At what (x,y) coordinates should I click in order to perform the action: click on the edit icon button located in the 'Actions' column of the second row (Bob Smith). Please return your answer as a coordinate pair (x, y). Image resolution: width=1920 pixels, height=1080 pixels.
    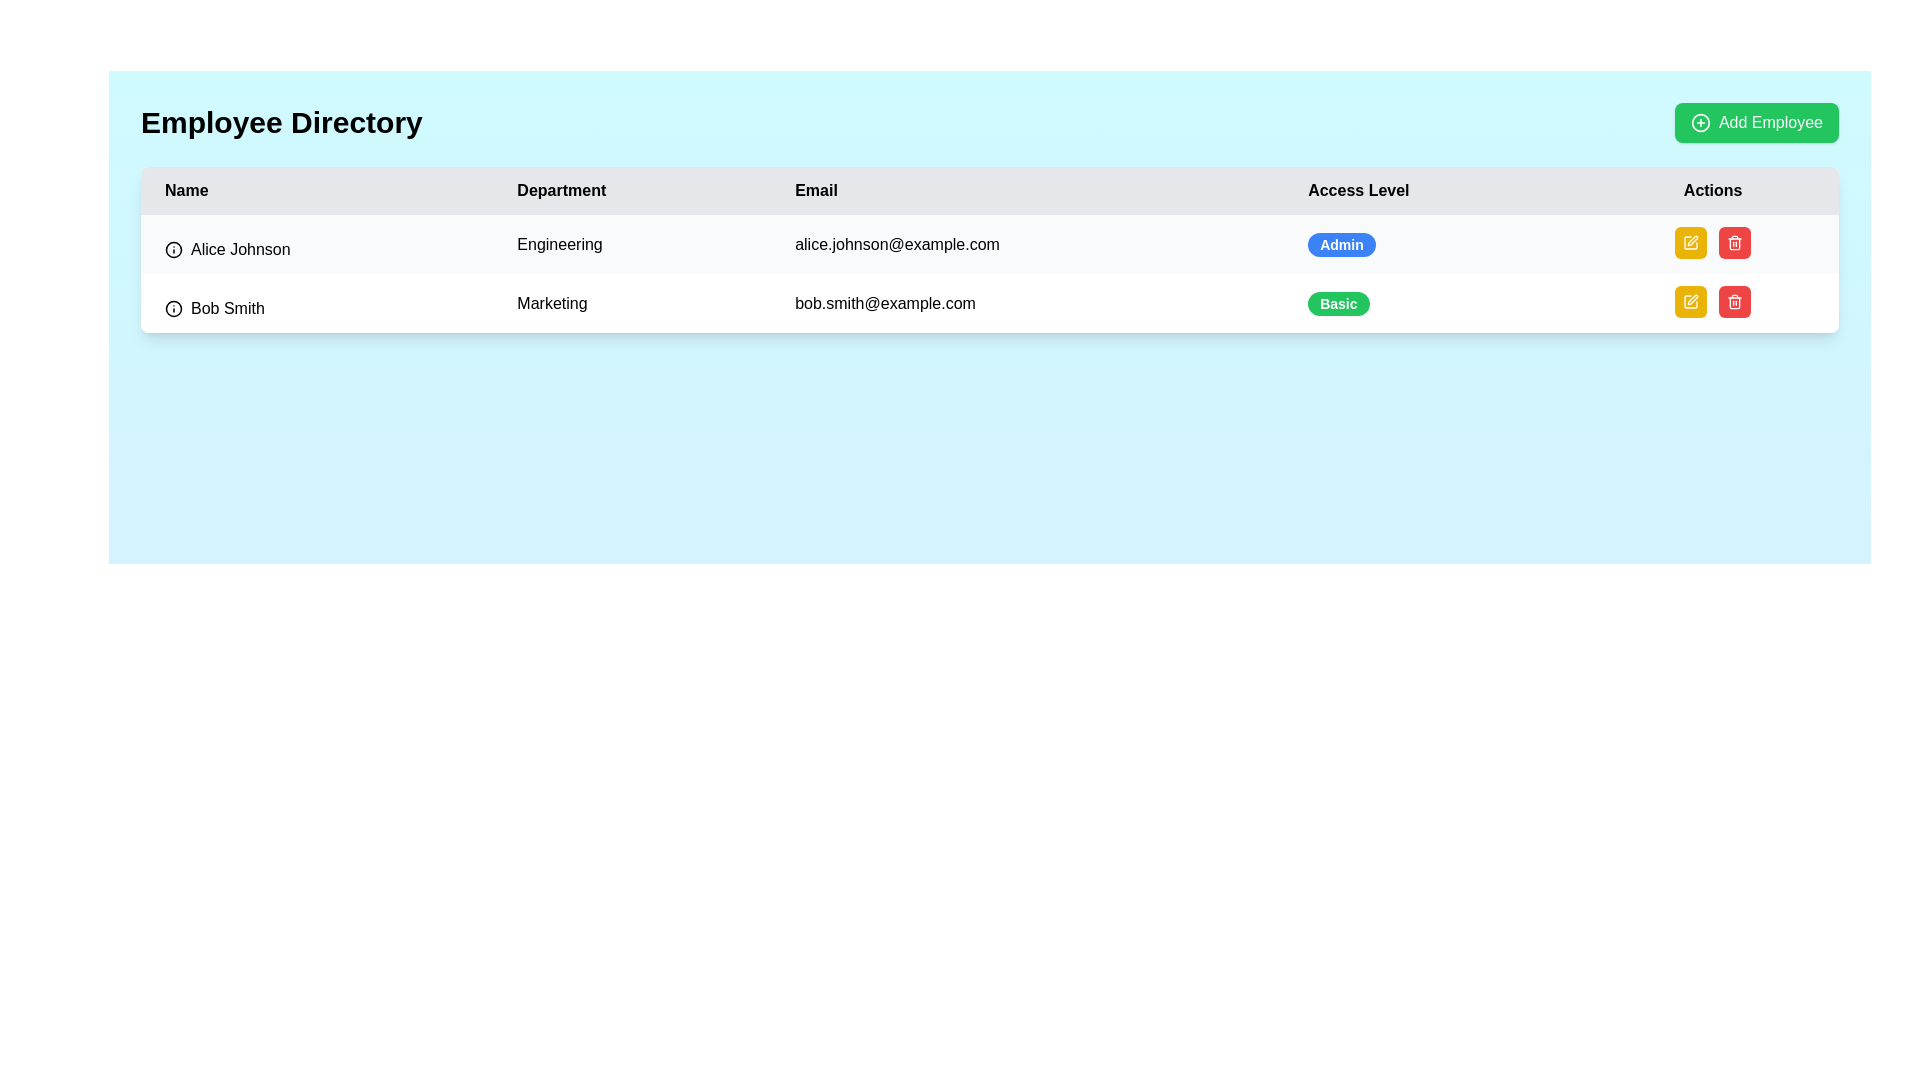
    Looking at the image, I should click on (1690, 301).